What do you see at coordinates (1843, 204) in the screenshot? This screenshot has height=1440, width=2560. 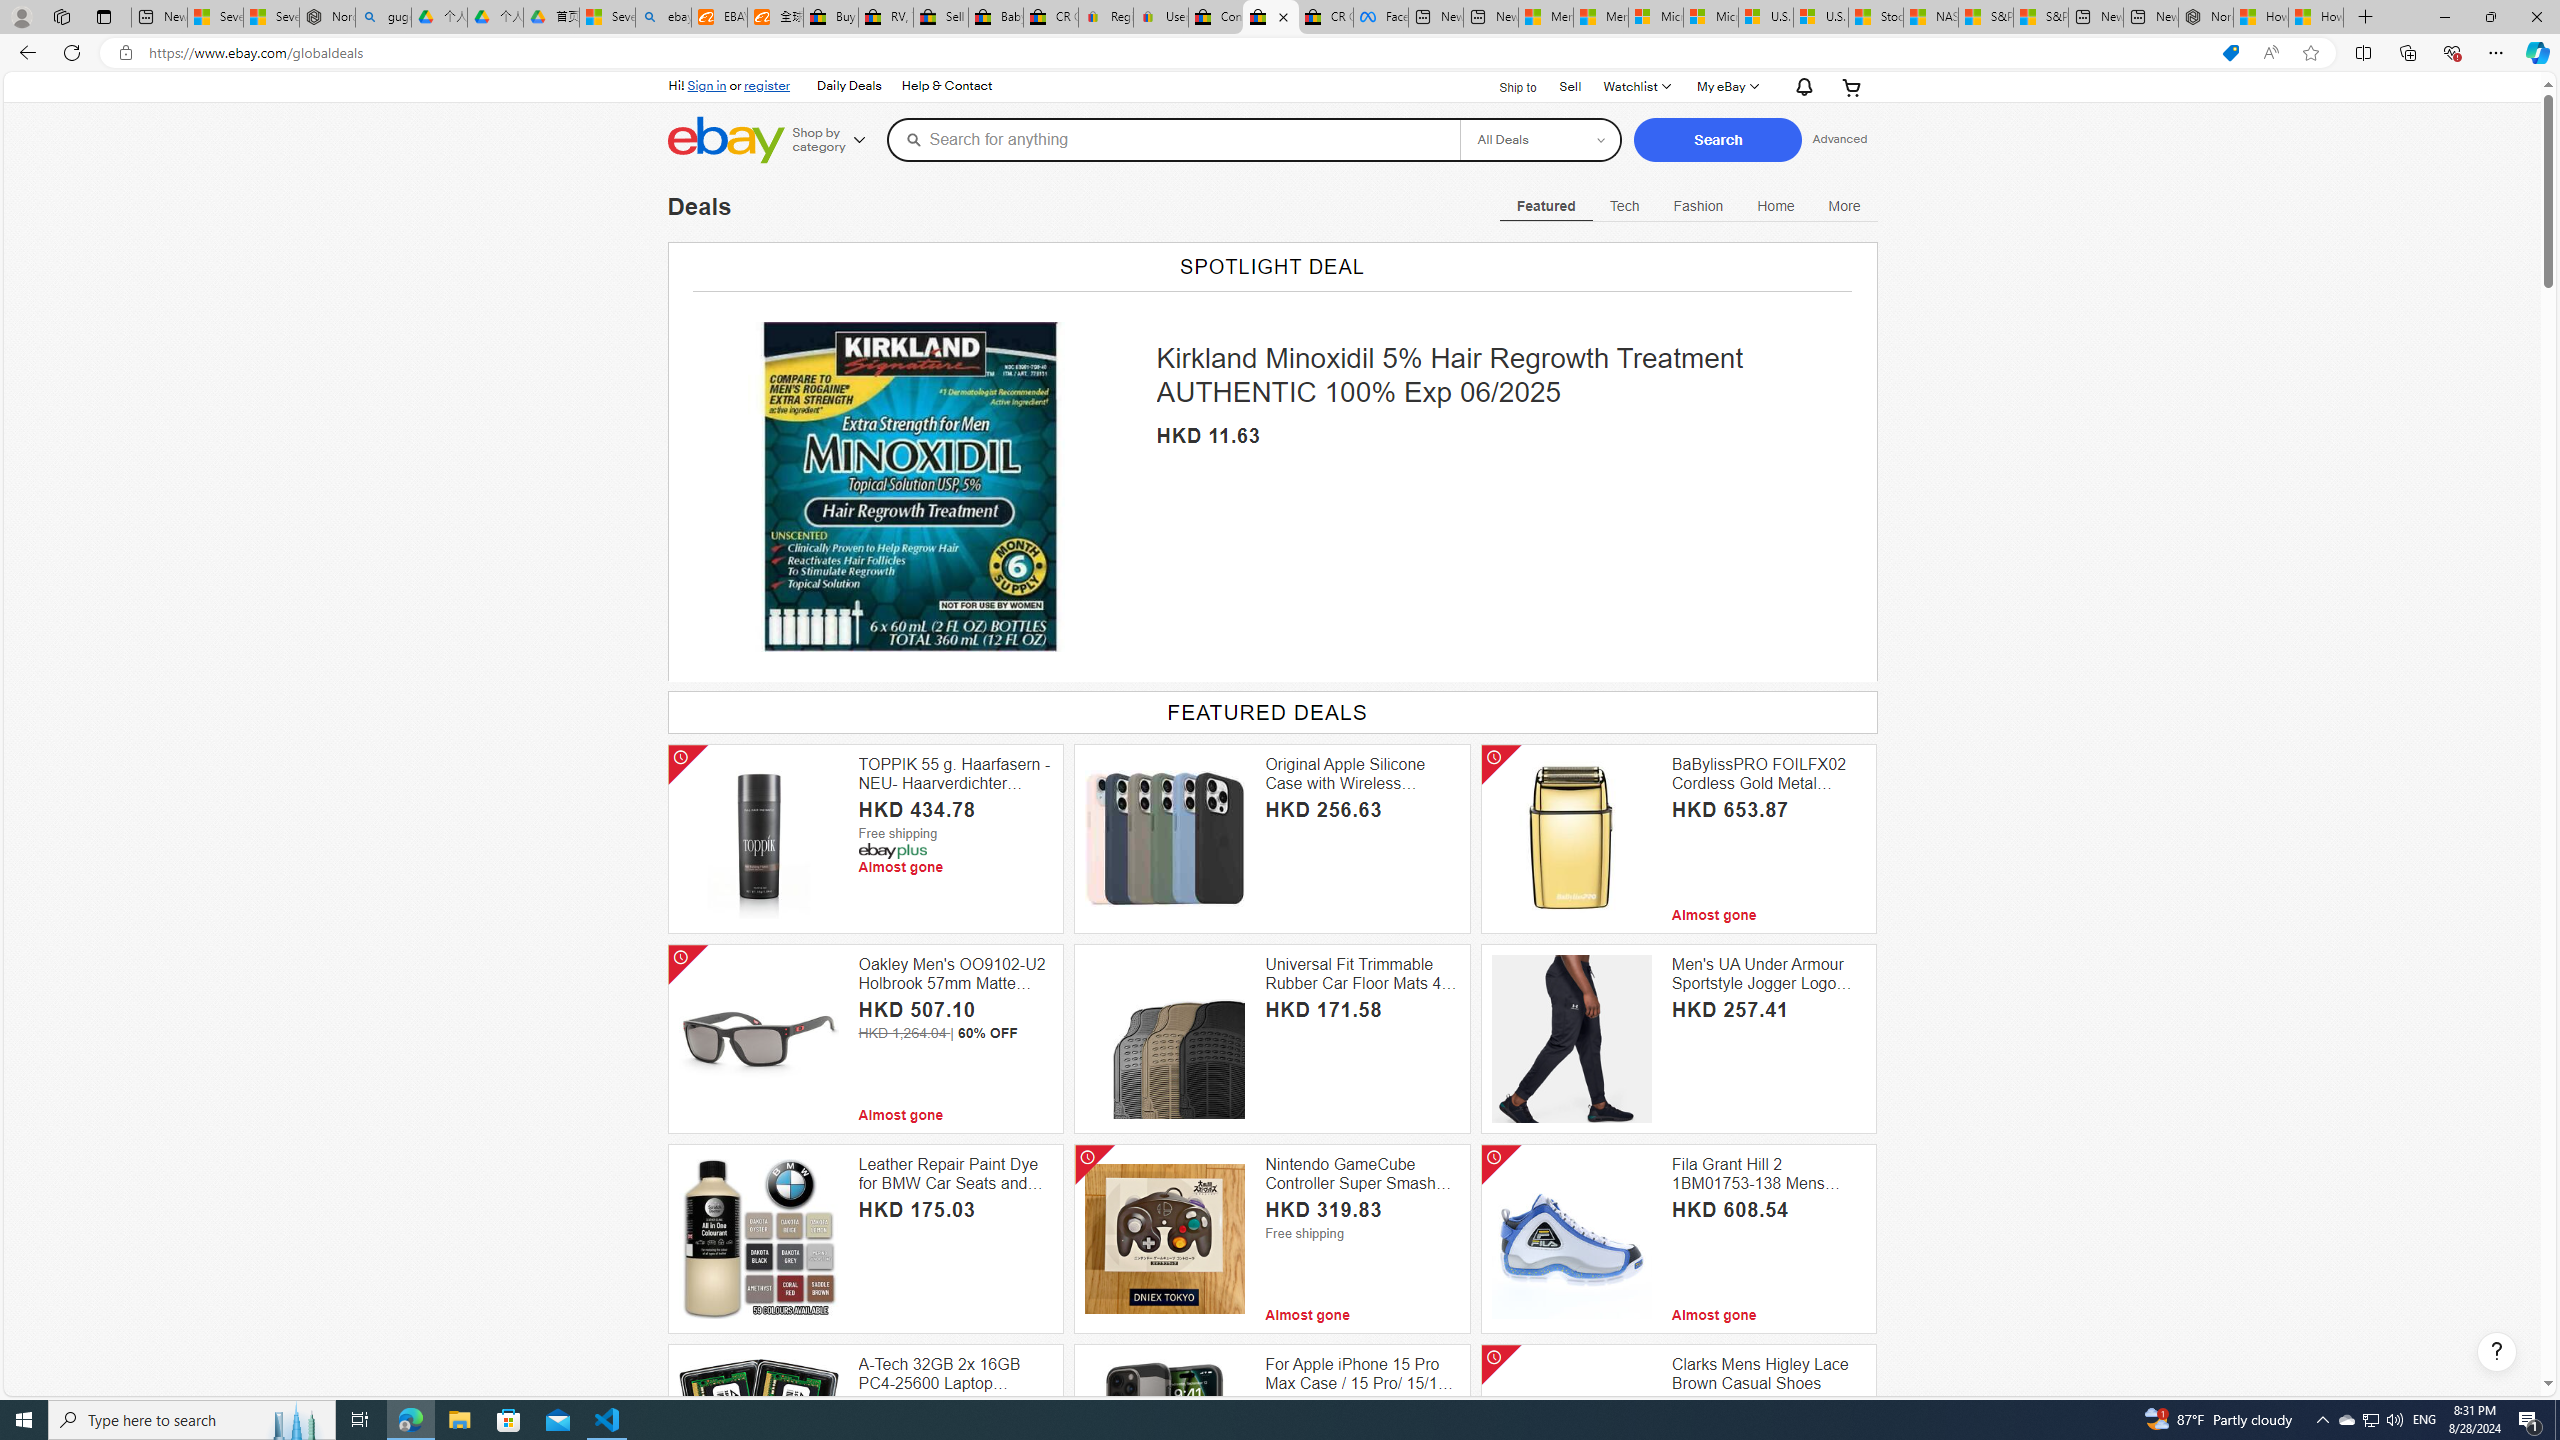 I see `'More'` at bounding box center [1843, 204].